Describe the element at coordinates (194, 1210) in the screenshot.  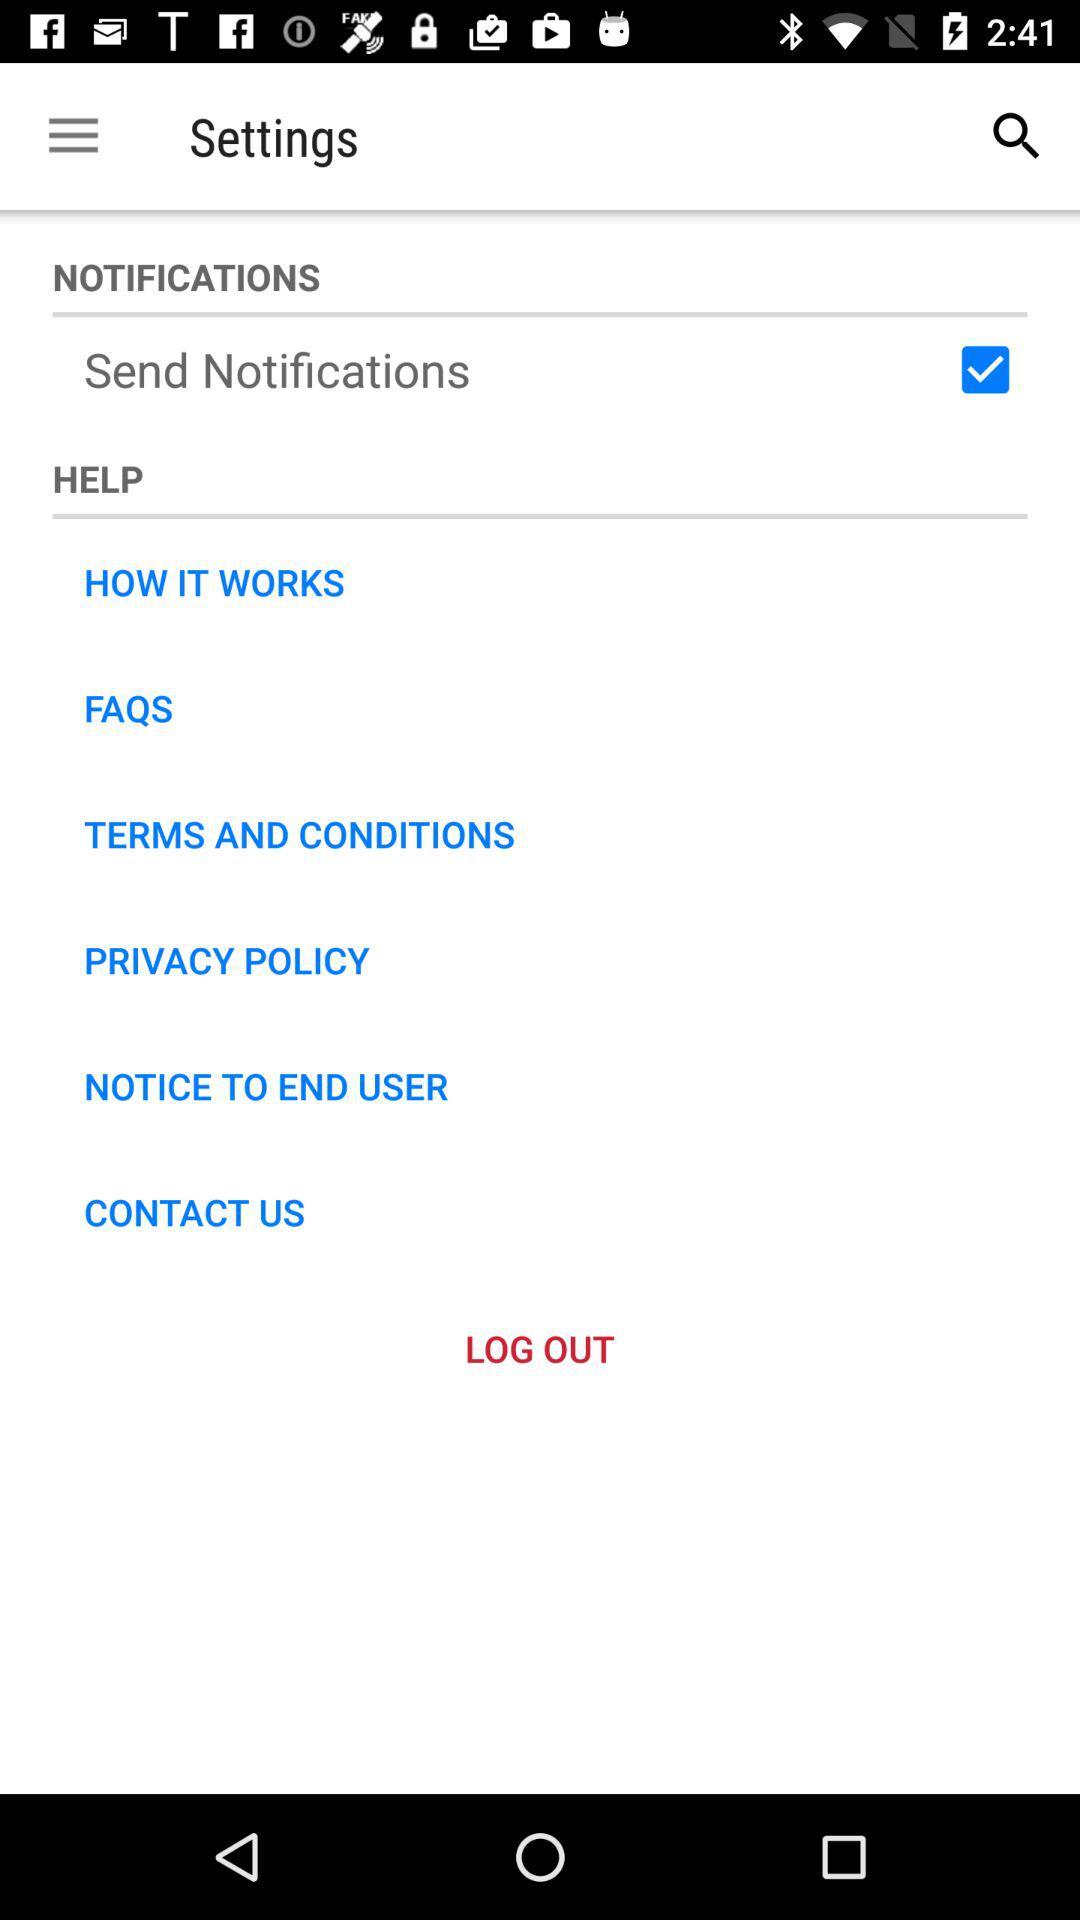
I see `contact us` at that location.